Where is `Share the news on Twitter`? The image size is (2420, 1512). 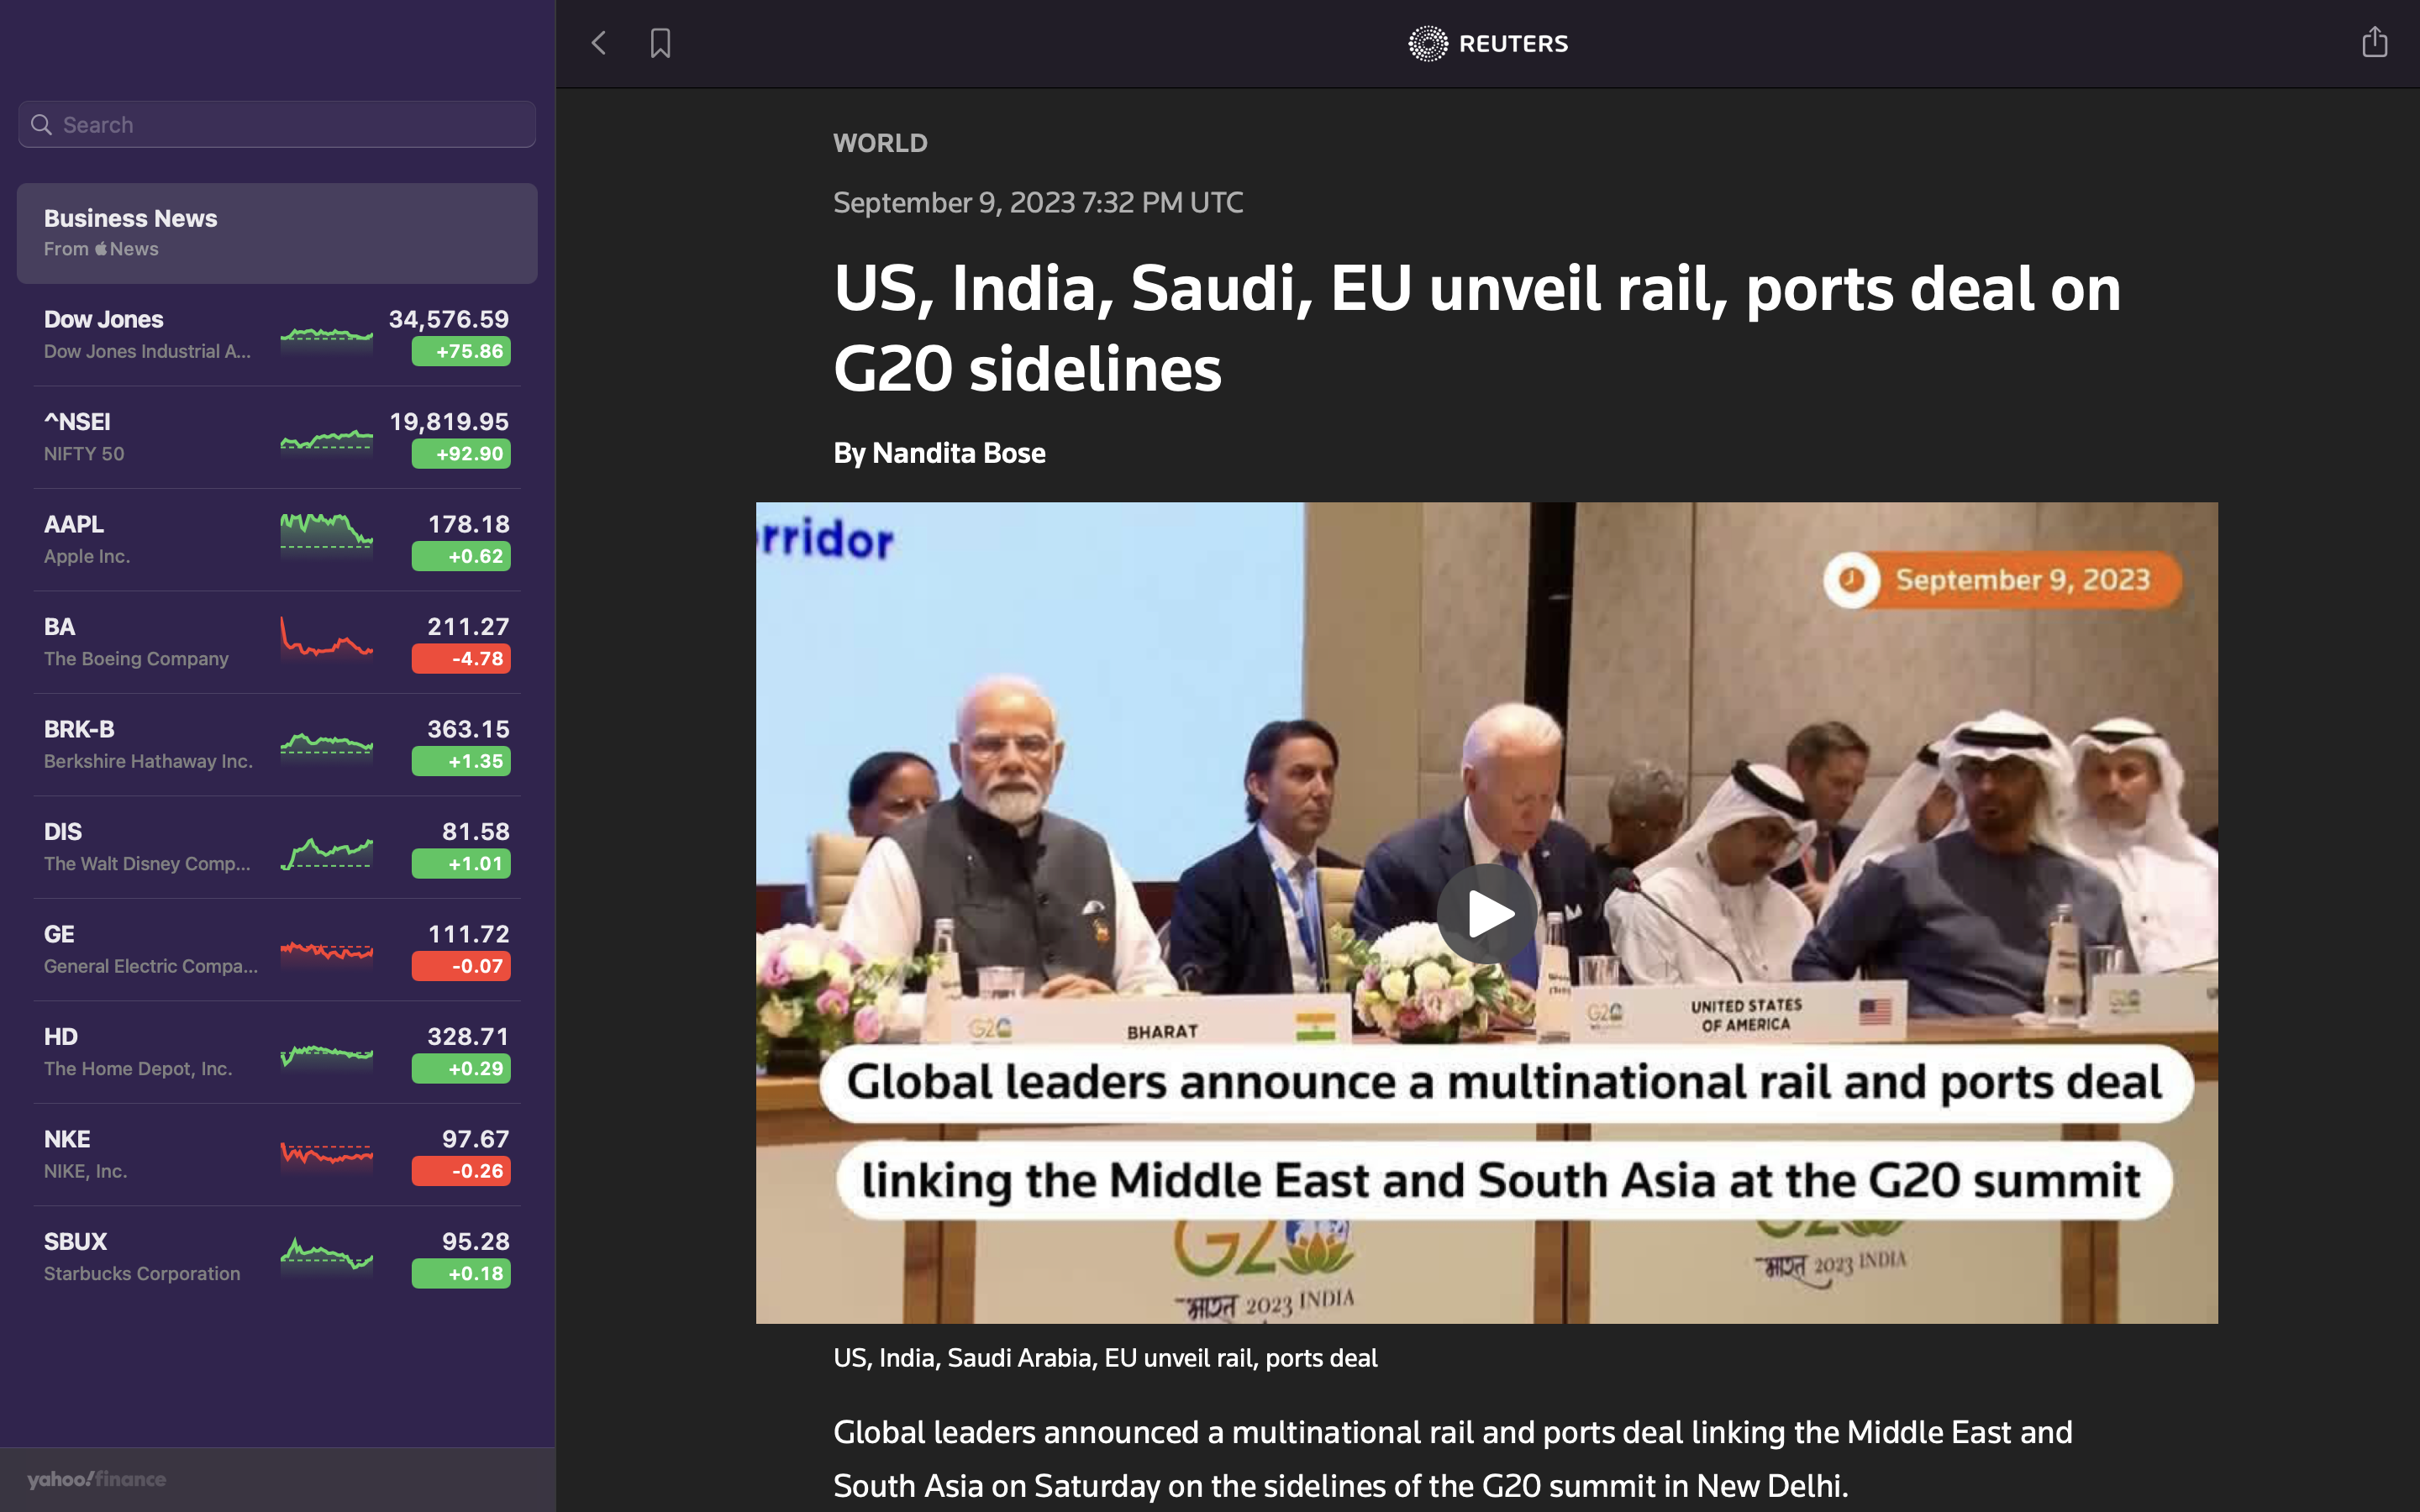
Share the news on Twitter is located at coordinates (2376, 39).